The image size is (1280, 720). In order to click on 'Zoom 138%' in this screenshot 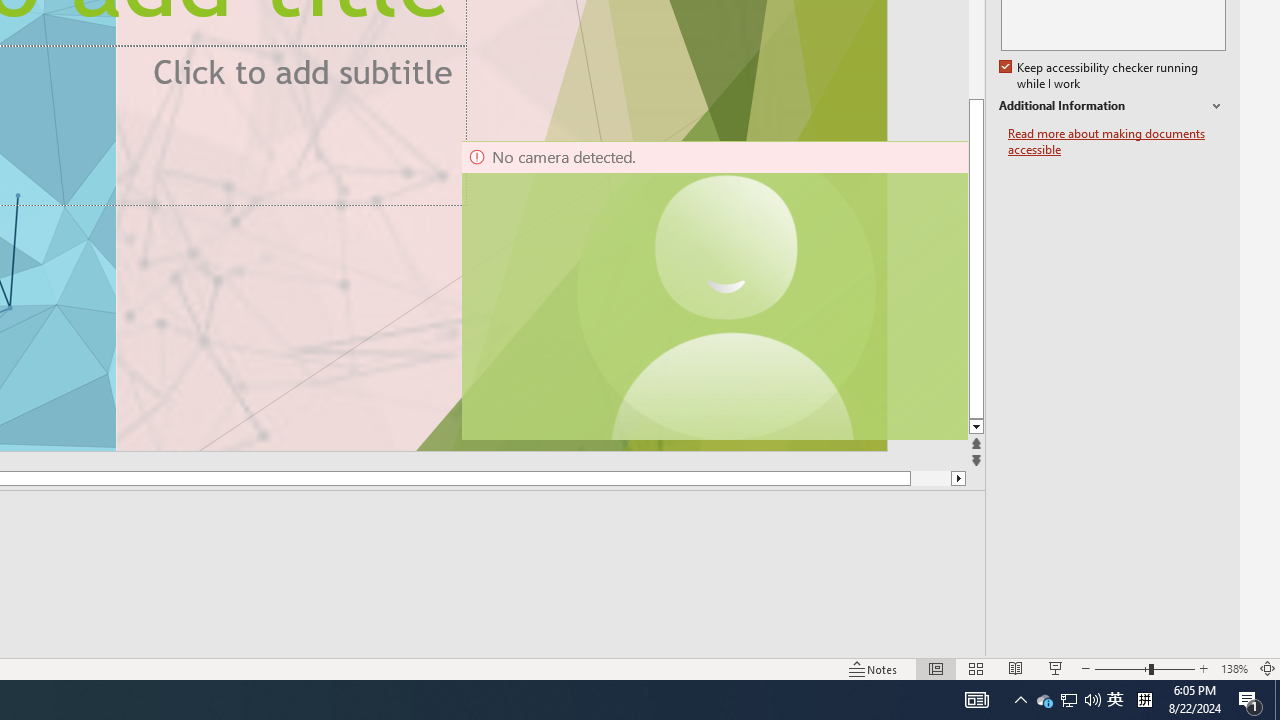, I will do `click(1233, 669)`.